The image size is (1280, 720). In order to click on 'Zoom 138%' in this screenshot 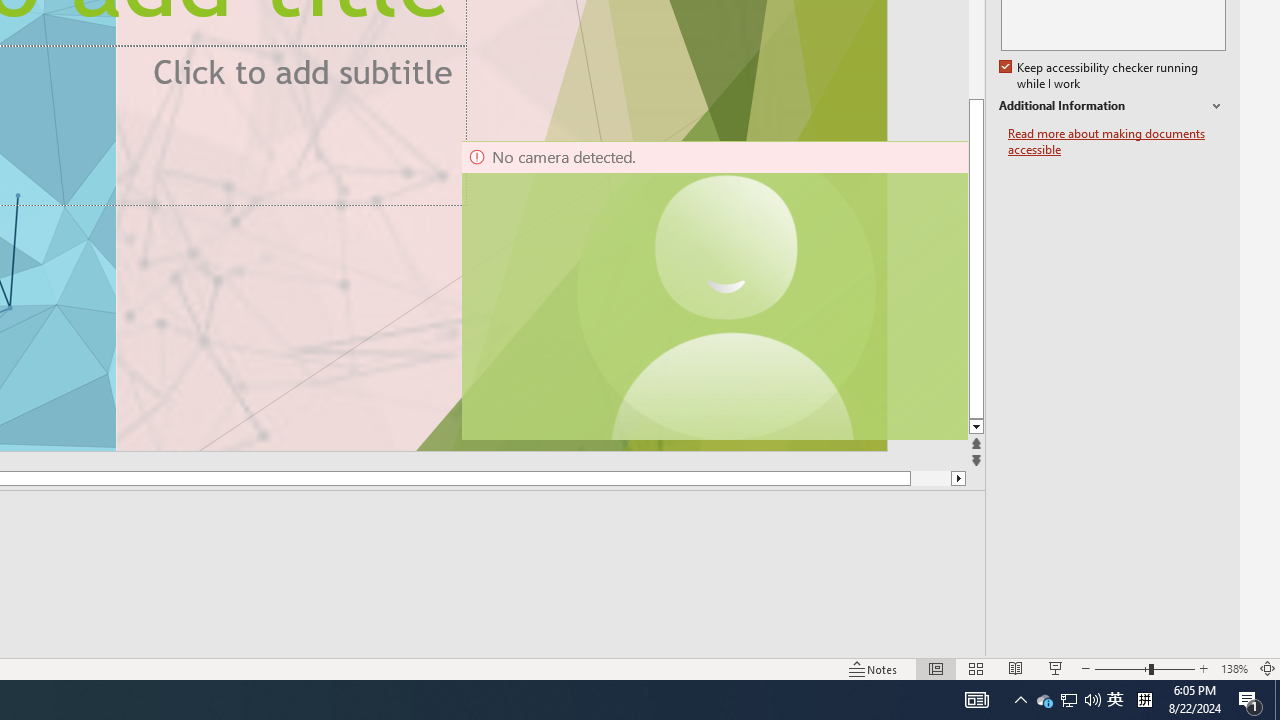, I will do `click(1233, 669)`.